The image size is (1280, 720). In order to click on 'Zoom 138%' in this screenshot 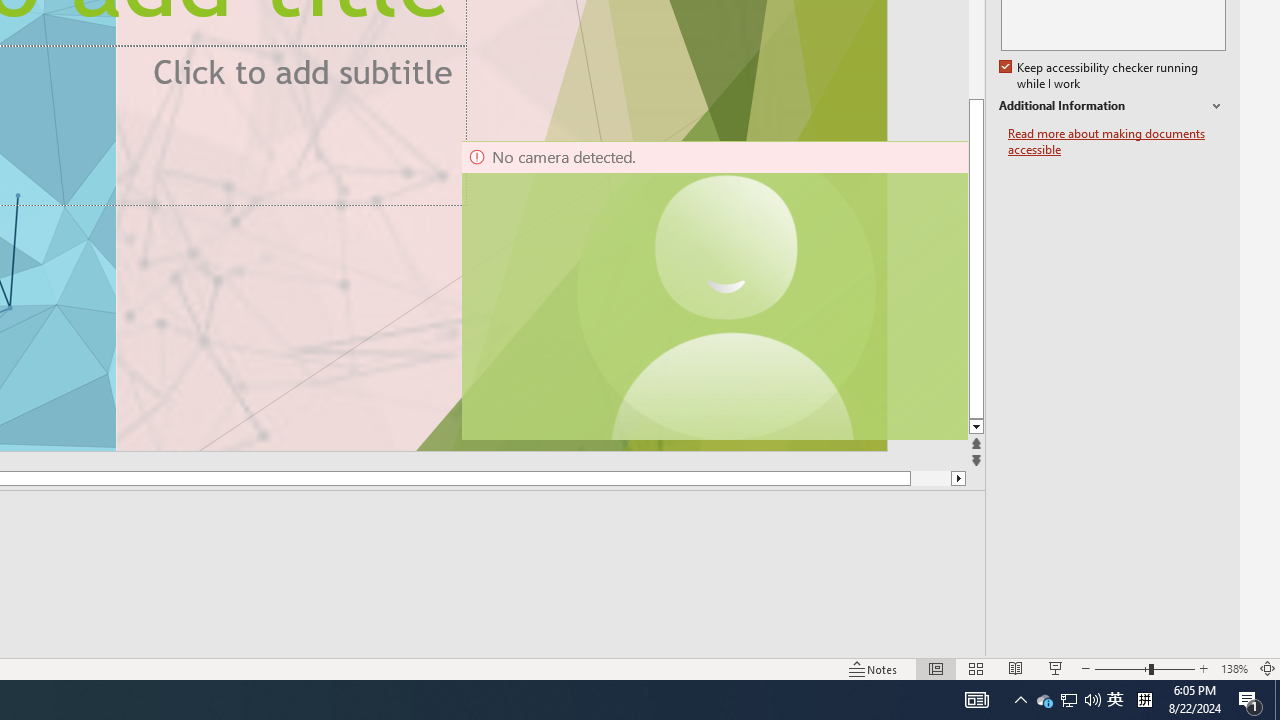, I will do `click(1233, 669)`.